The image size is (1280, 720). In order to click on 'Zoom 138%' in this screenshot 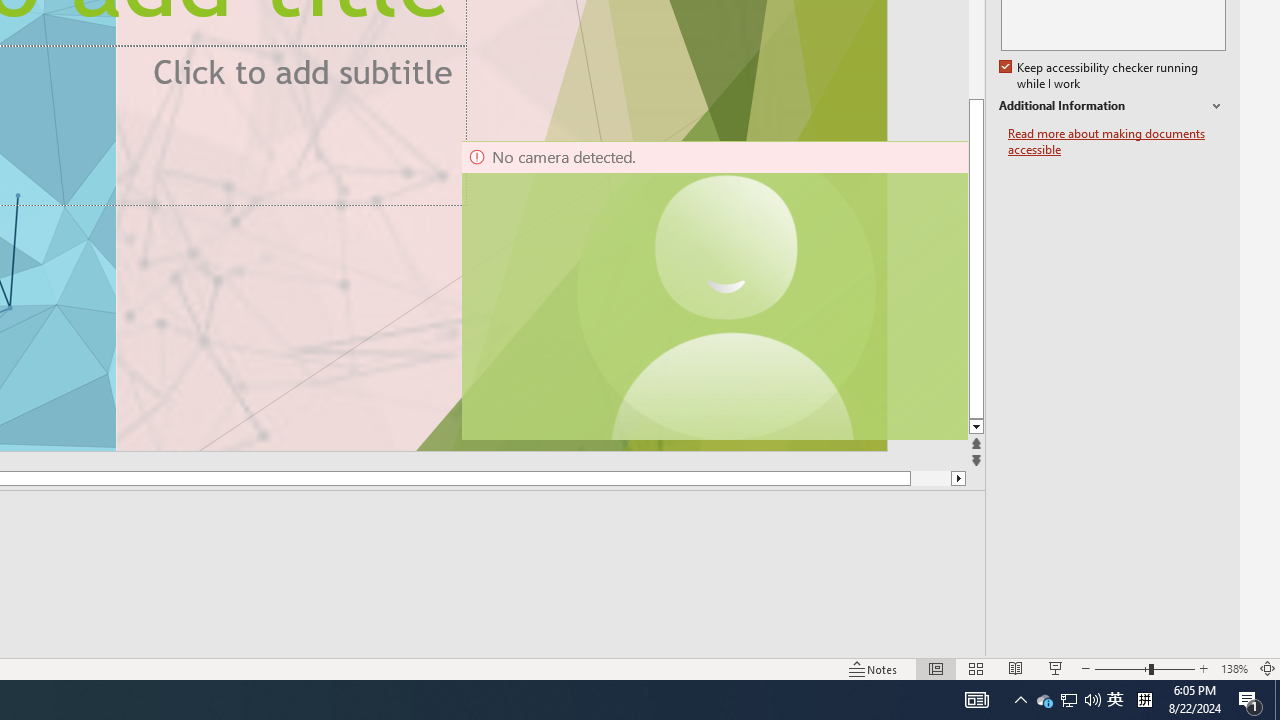, I will do `click(1233, 669)`.